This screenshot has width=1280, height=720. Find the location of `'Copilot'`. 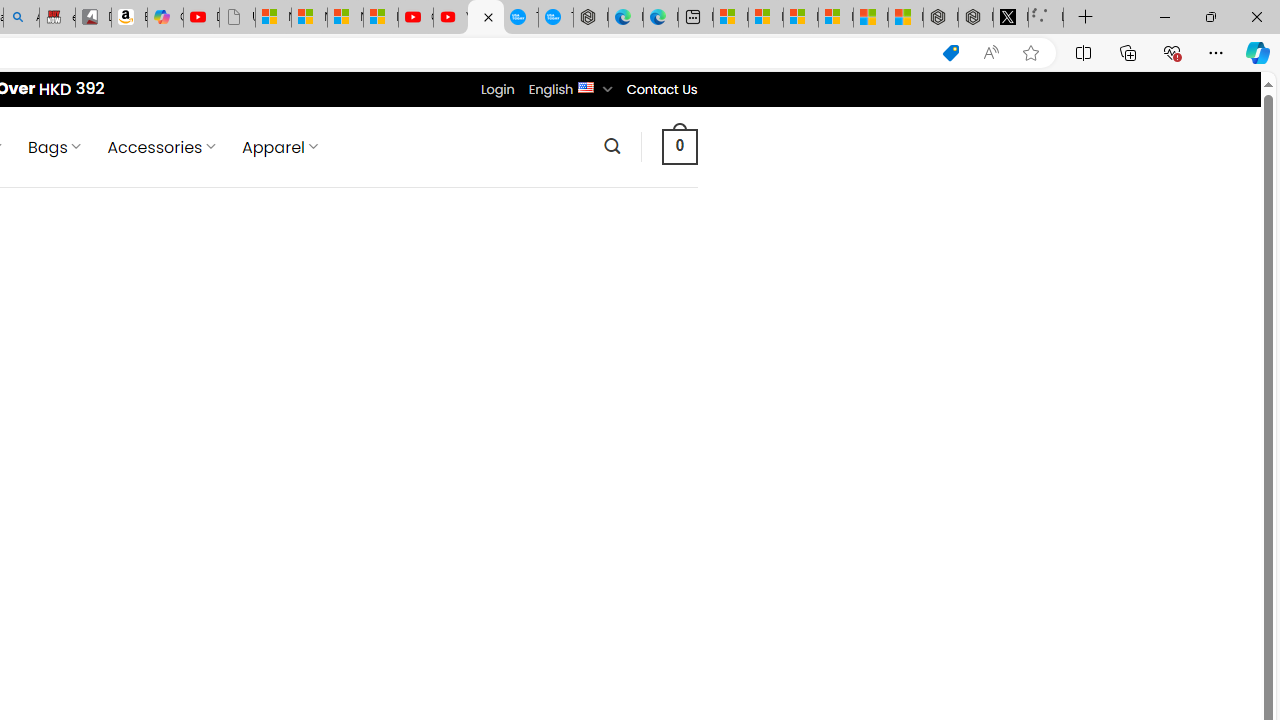

'Copilot' is located at coordinates (165, 17).